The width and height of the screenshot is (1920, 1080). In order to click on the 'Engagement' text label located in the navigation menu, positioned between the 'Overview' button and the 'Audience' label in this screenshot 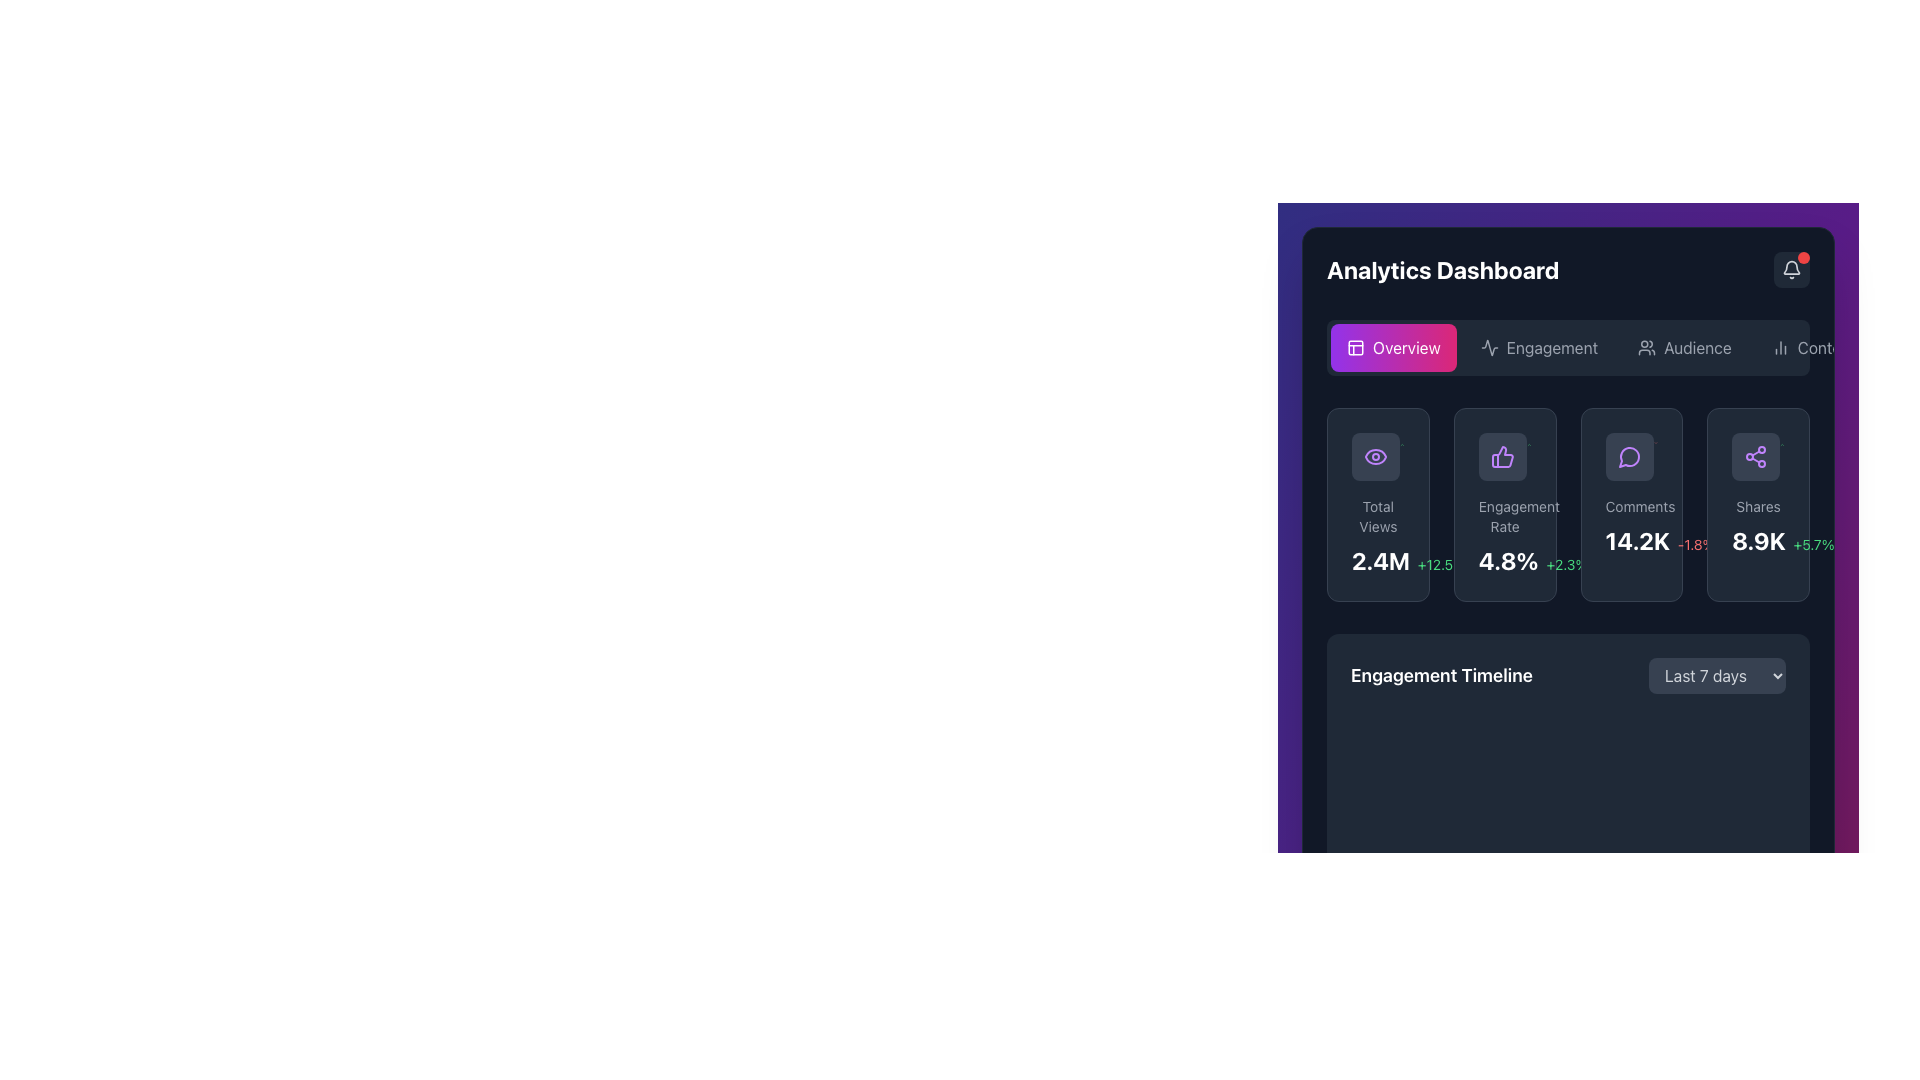, I will do `click(1551, 346)`.